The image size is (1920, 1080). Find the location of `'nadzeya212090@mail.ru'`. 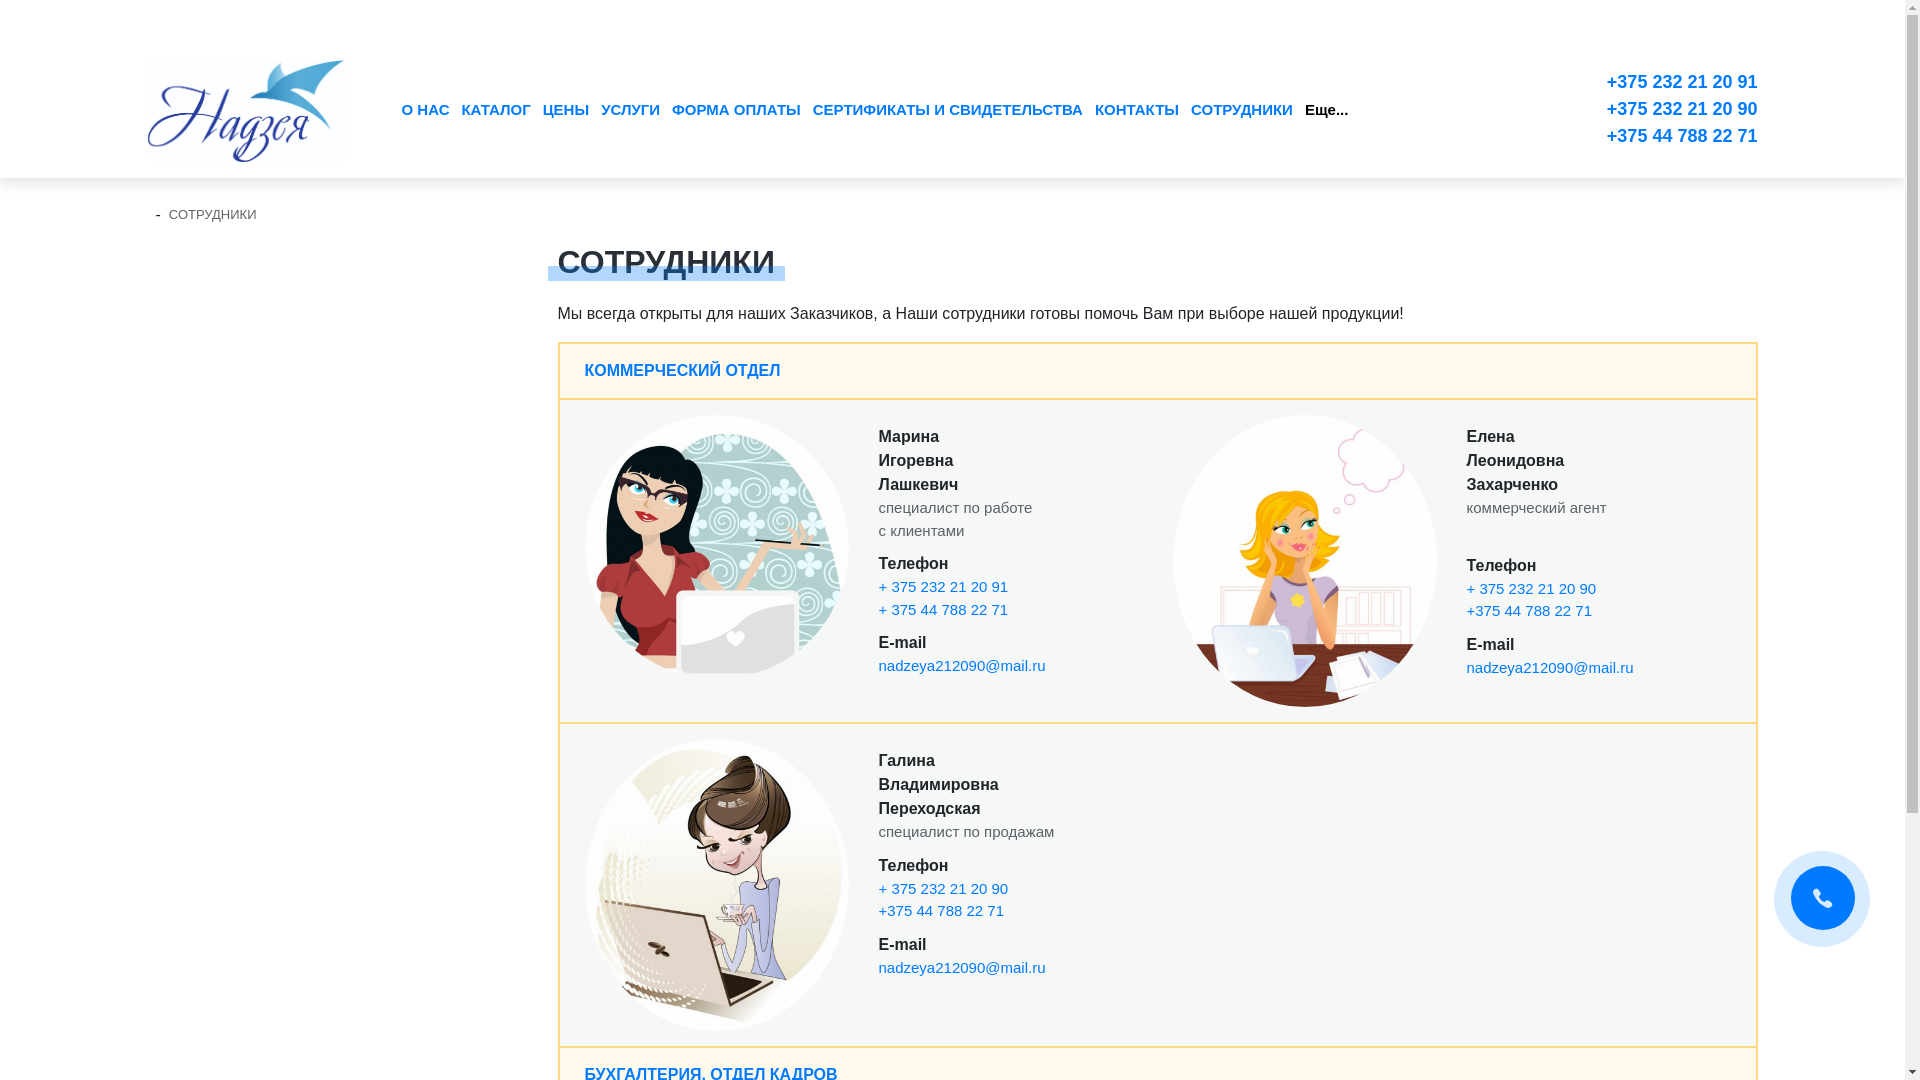

'nadzeya212090@mail.ru' is located at coordinates (878, 665).